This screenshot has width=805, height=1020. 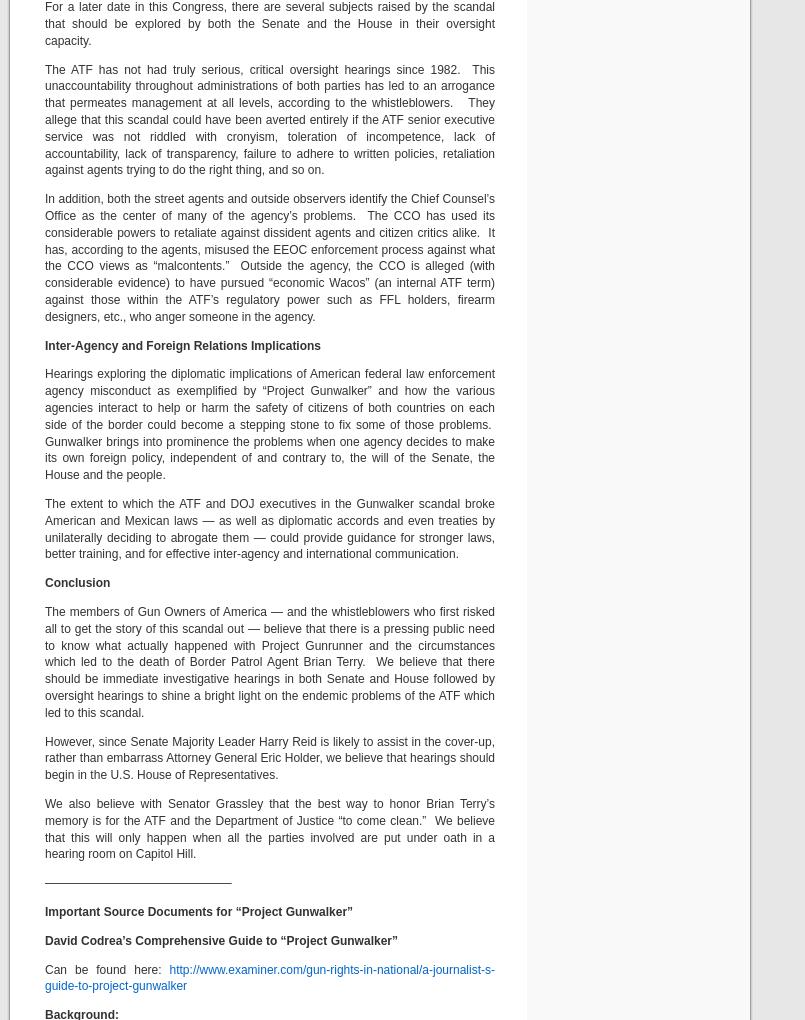 I want to click on 'Conclusion', so click(x=76, y=583).